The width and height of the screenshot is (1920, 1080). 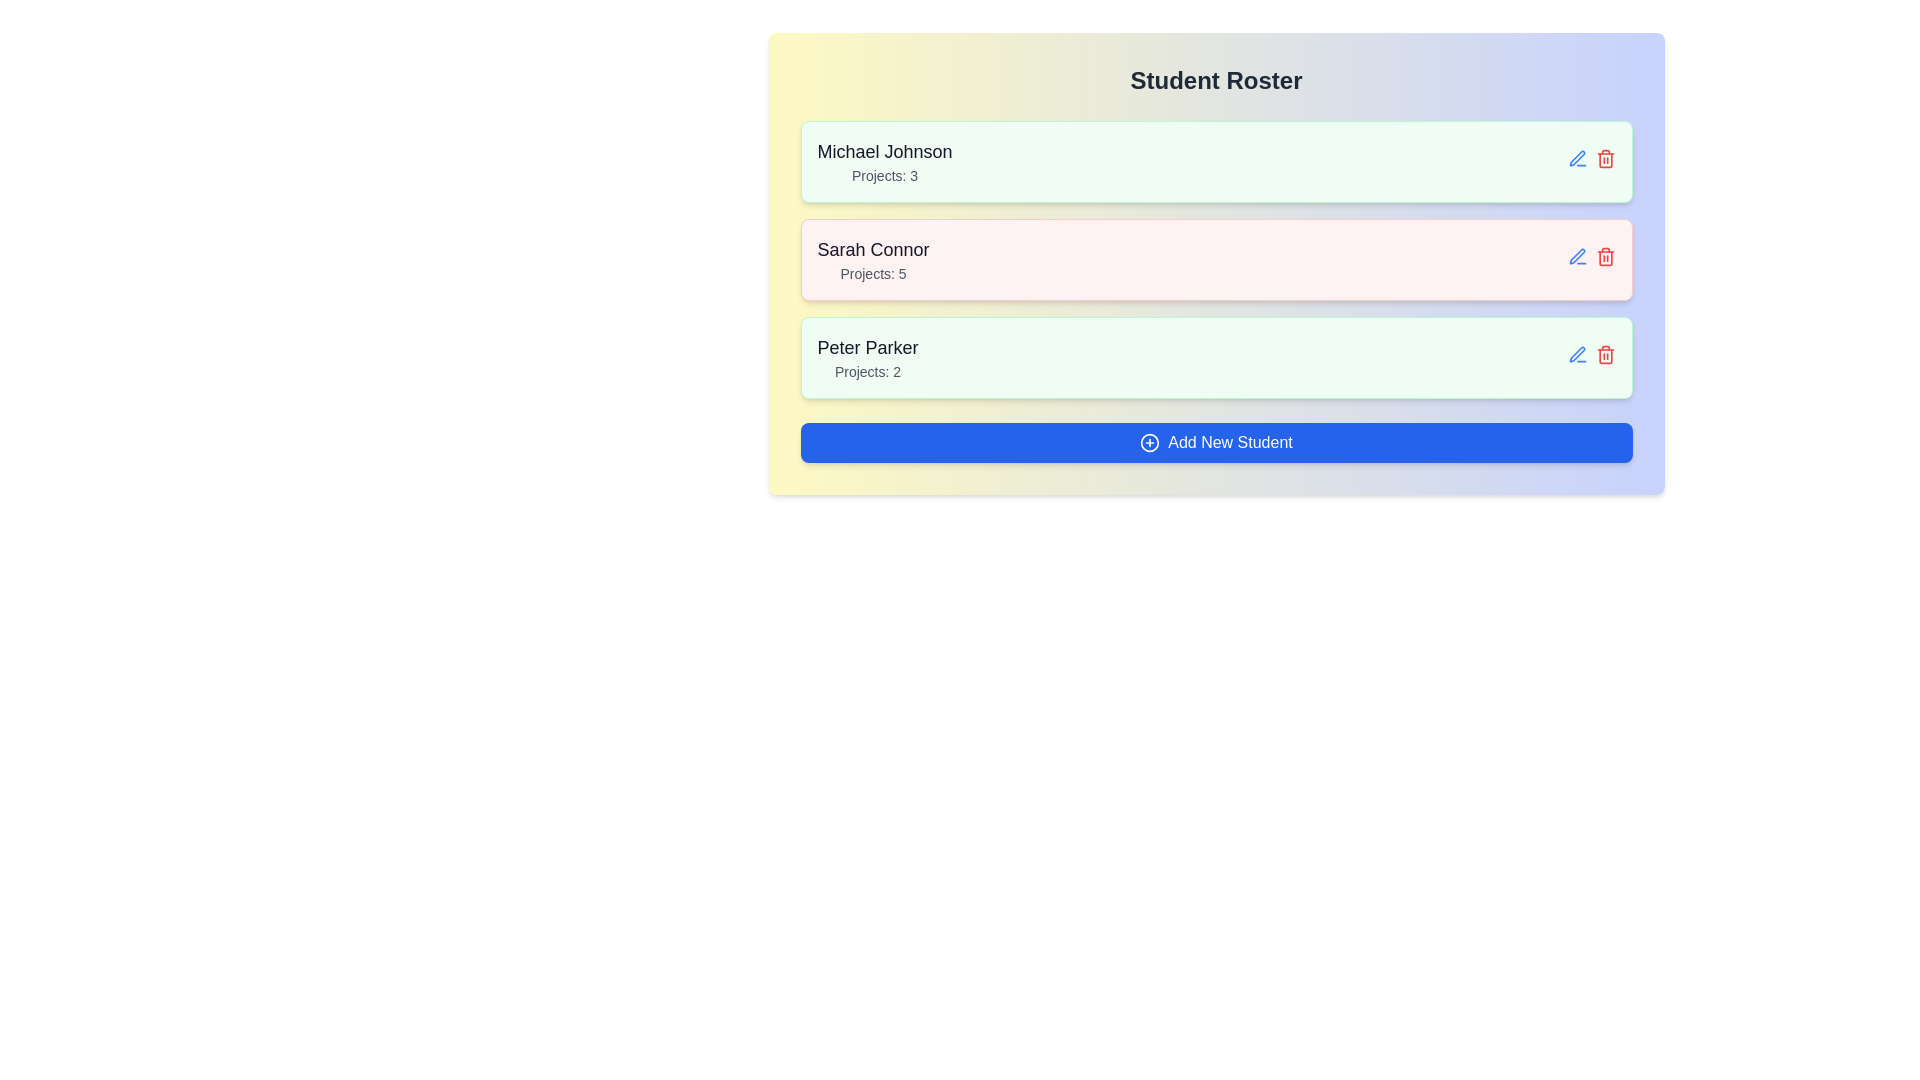 What do you see at coordinates (1576, 255) in the screenshot?
I see `the edit button for Sarah Connor` at bounding box center [1576, 255].